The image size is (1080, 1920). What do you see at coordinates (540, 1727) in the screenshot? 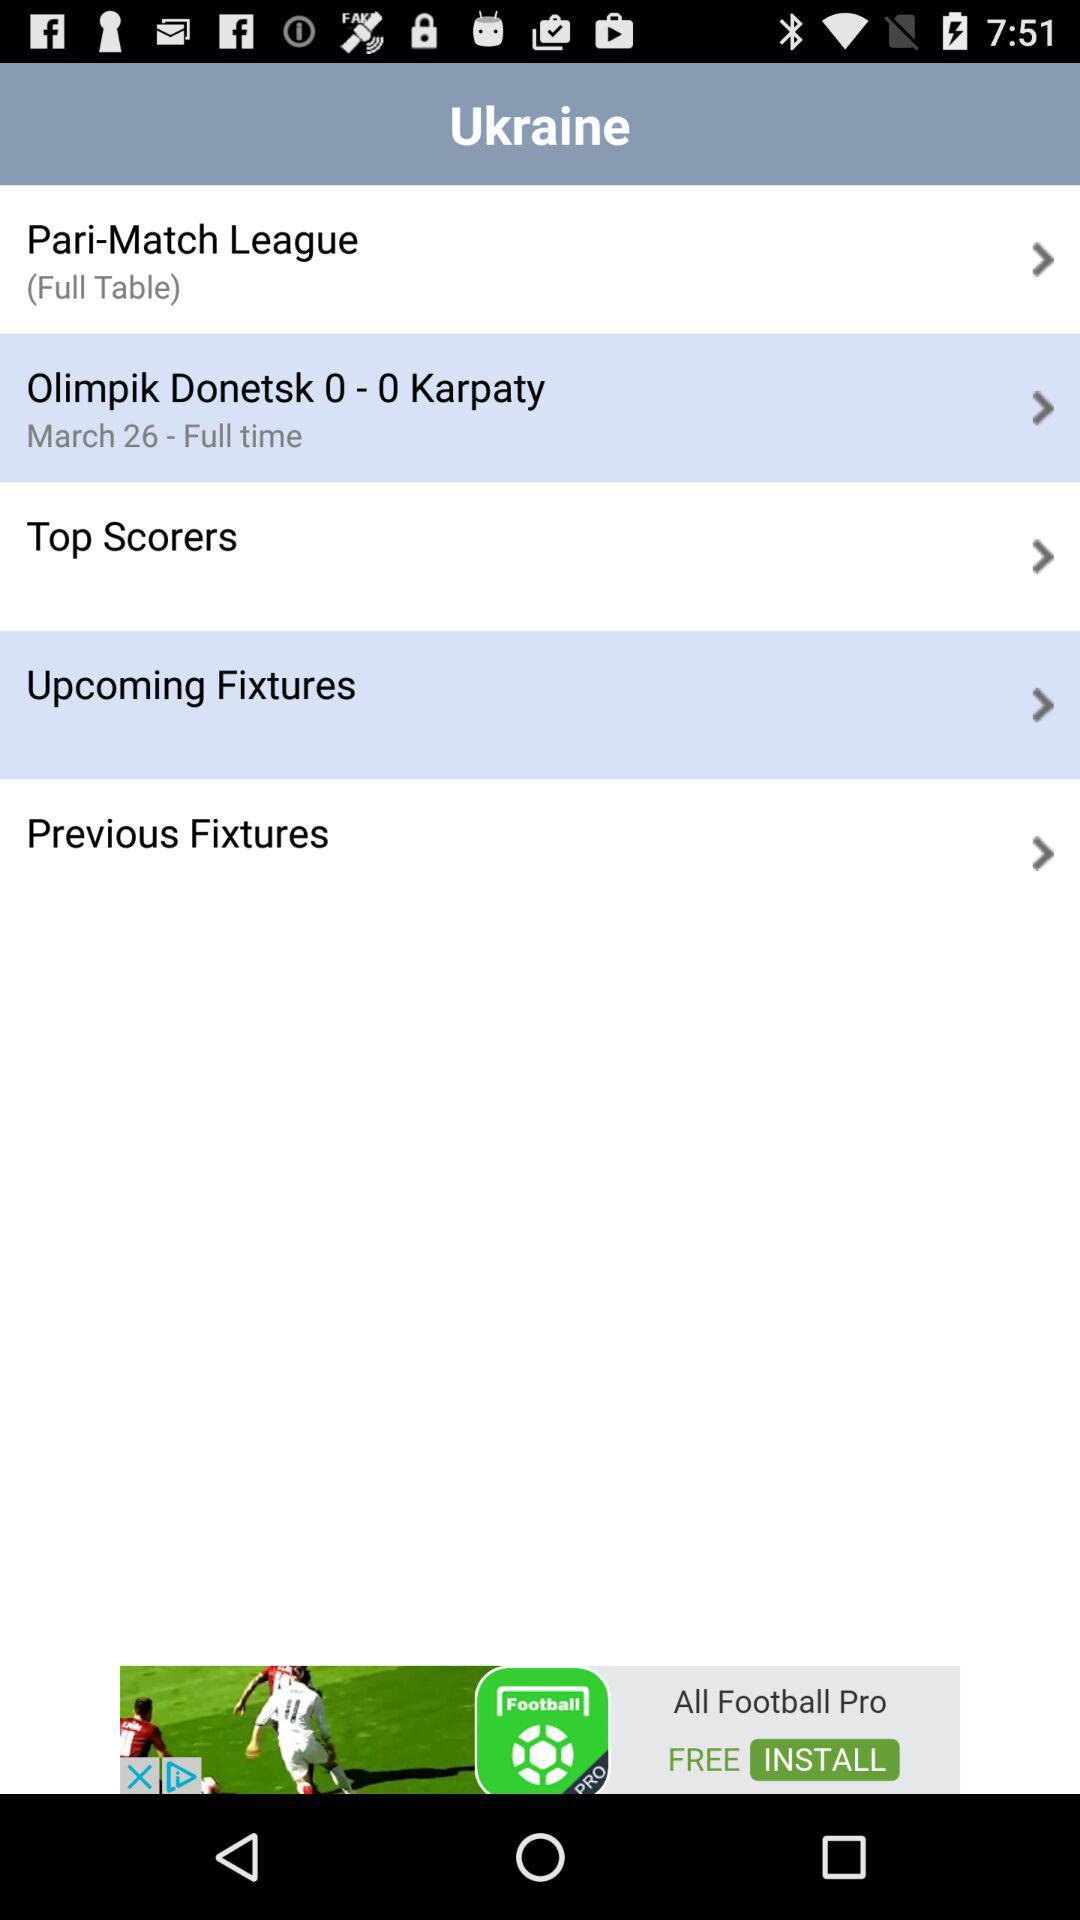
I see `install external app` at bounding box center [540, 1727].